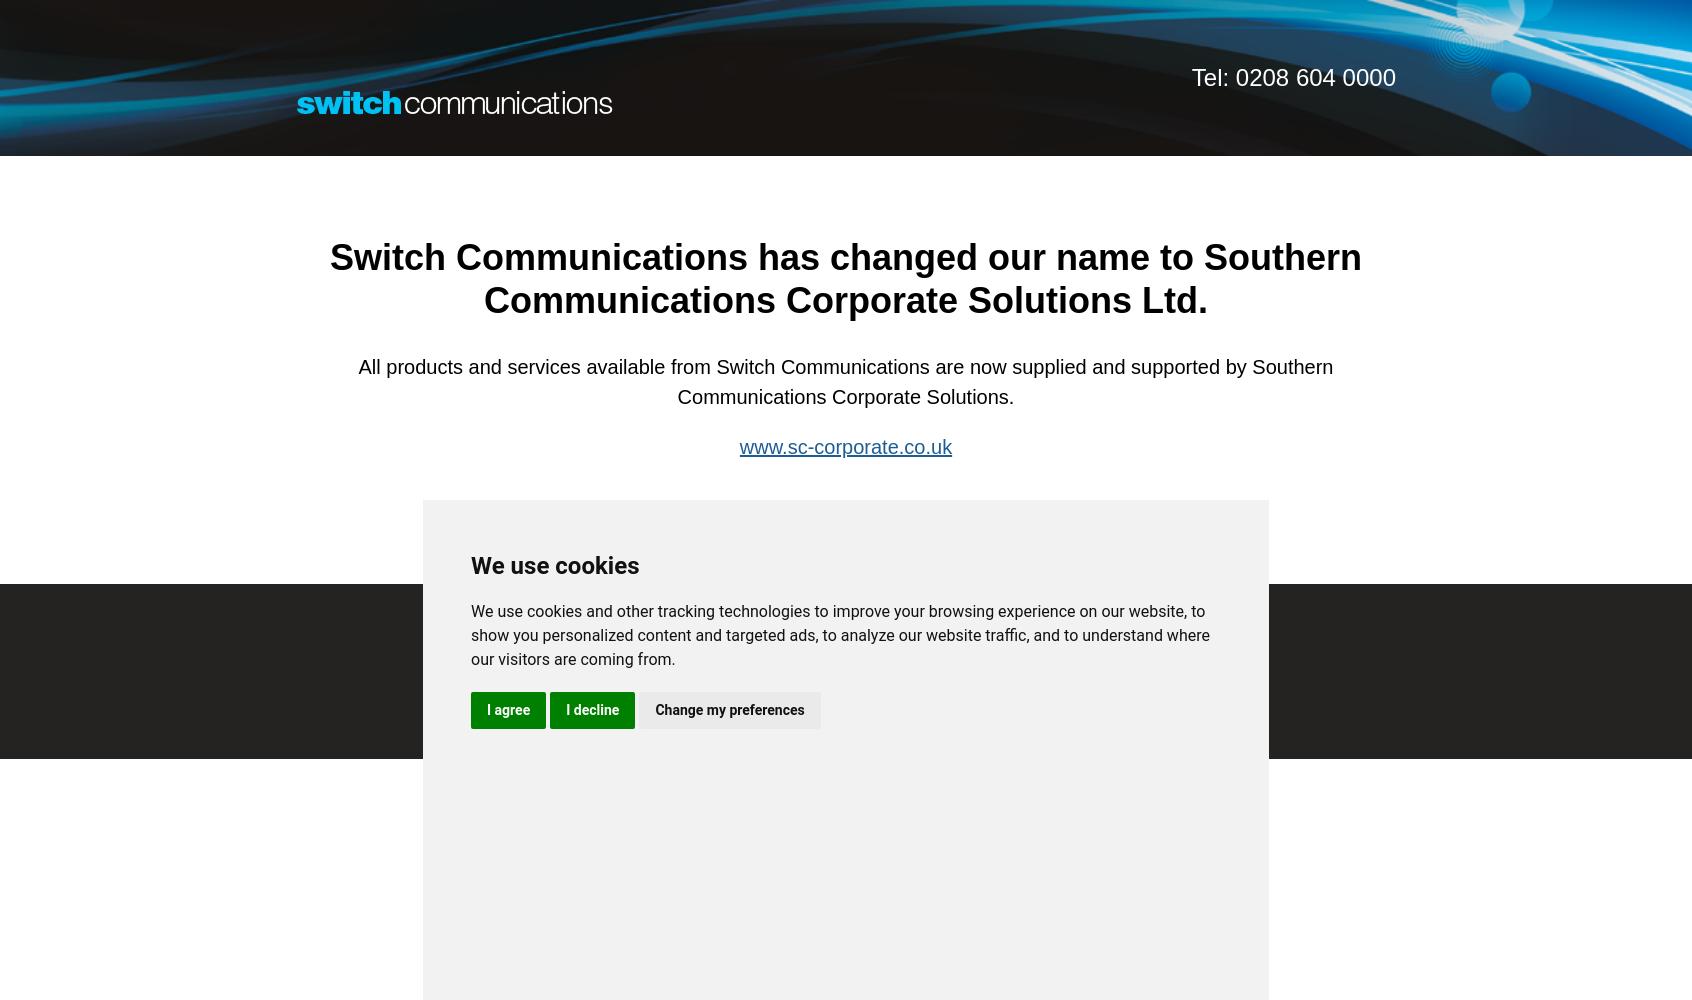  I want to click on 'All products and services available from Switch Communications are now supplied and supported by Southern Communications Corporate Solutions.', so click(845, 382).